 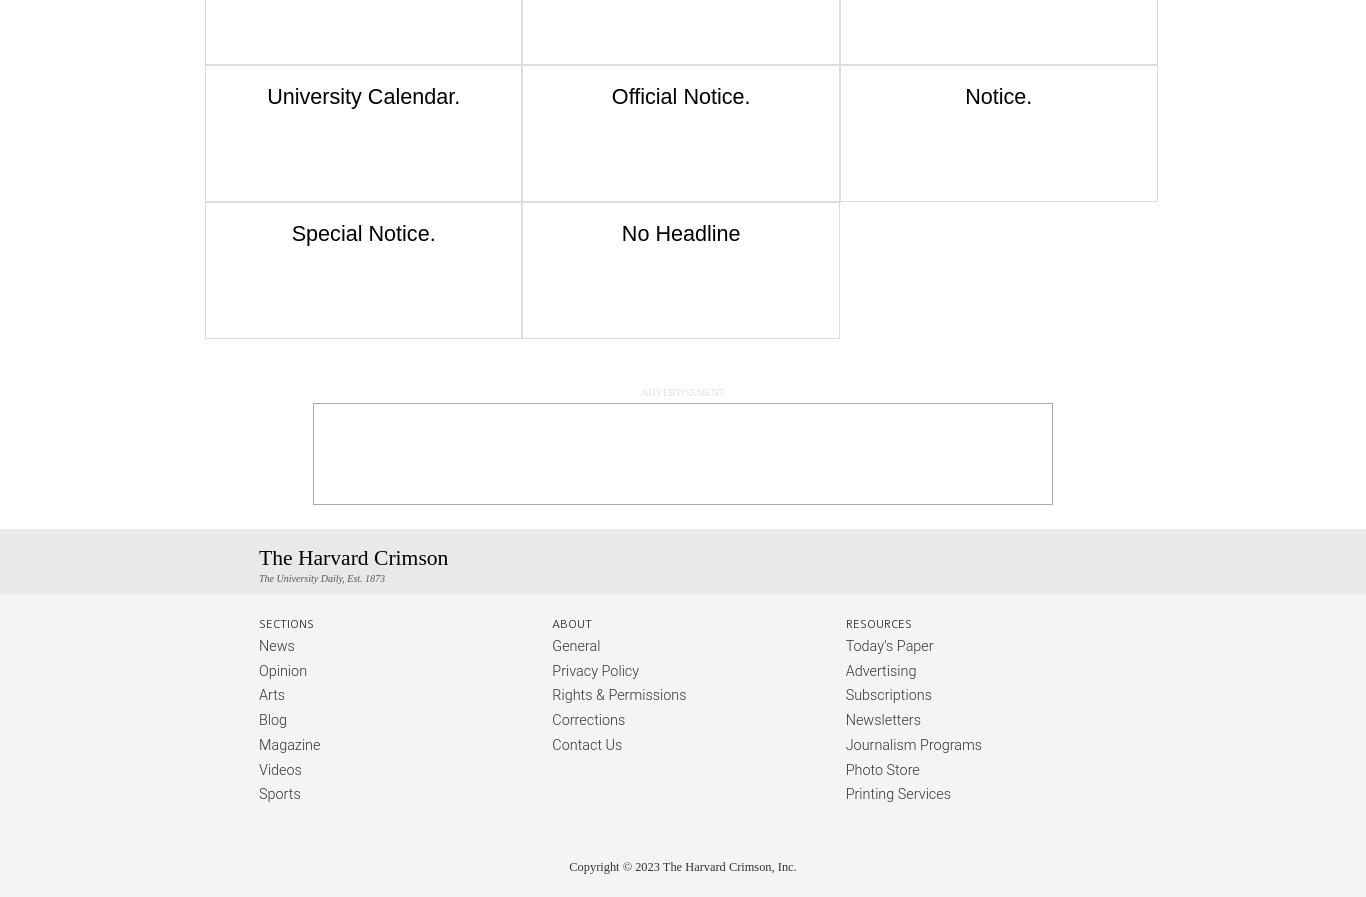 I want to click on 'Notice.', so click(x=998, y=95).